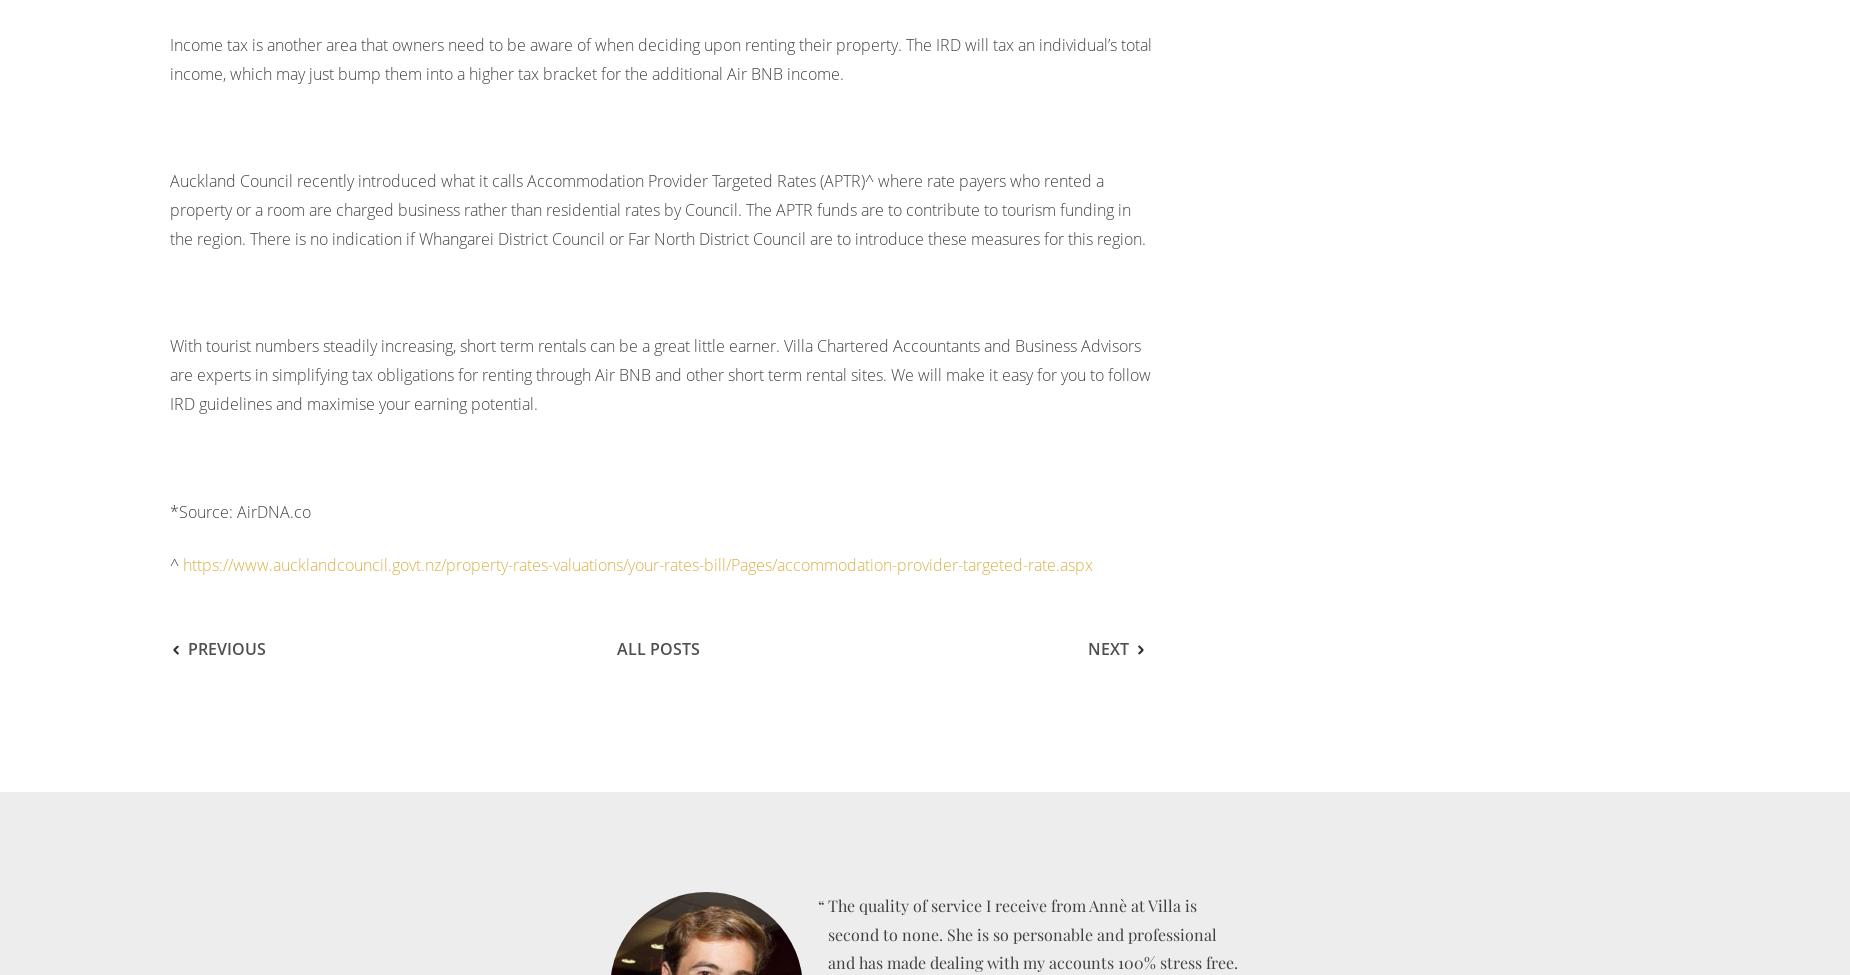  Describe the element at coordinates (632, 648) in the screenshot. I see `'All'` at that location.